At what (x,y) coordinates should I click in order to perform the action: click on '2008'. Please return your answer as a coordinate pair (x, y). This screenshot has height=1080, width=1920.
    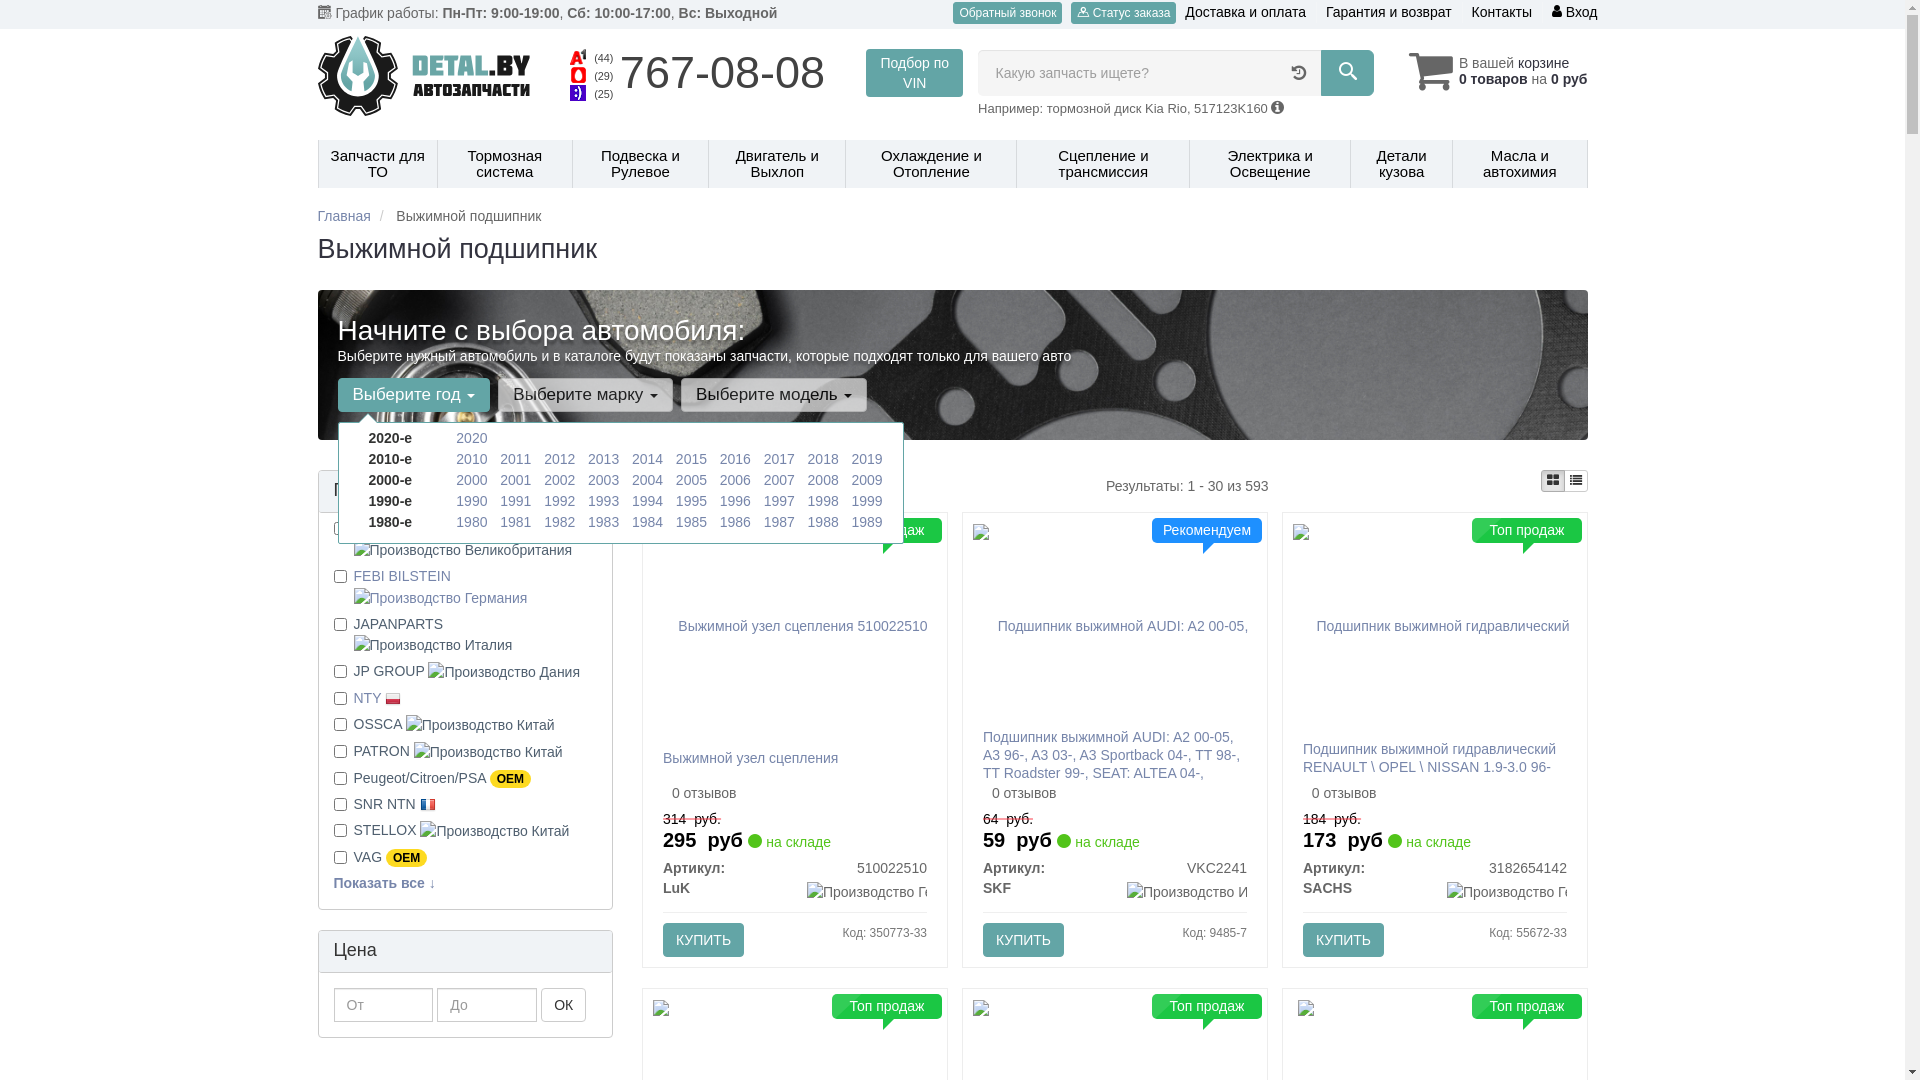
    Looking at the image, I should click on (823, 479).